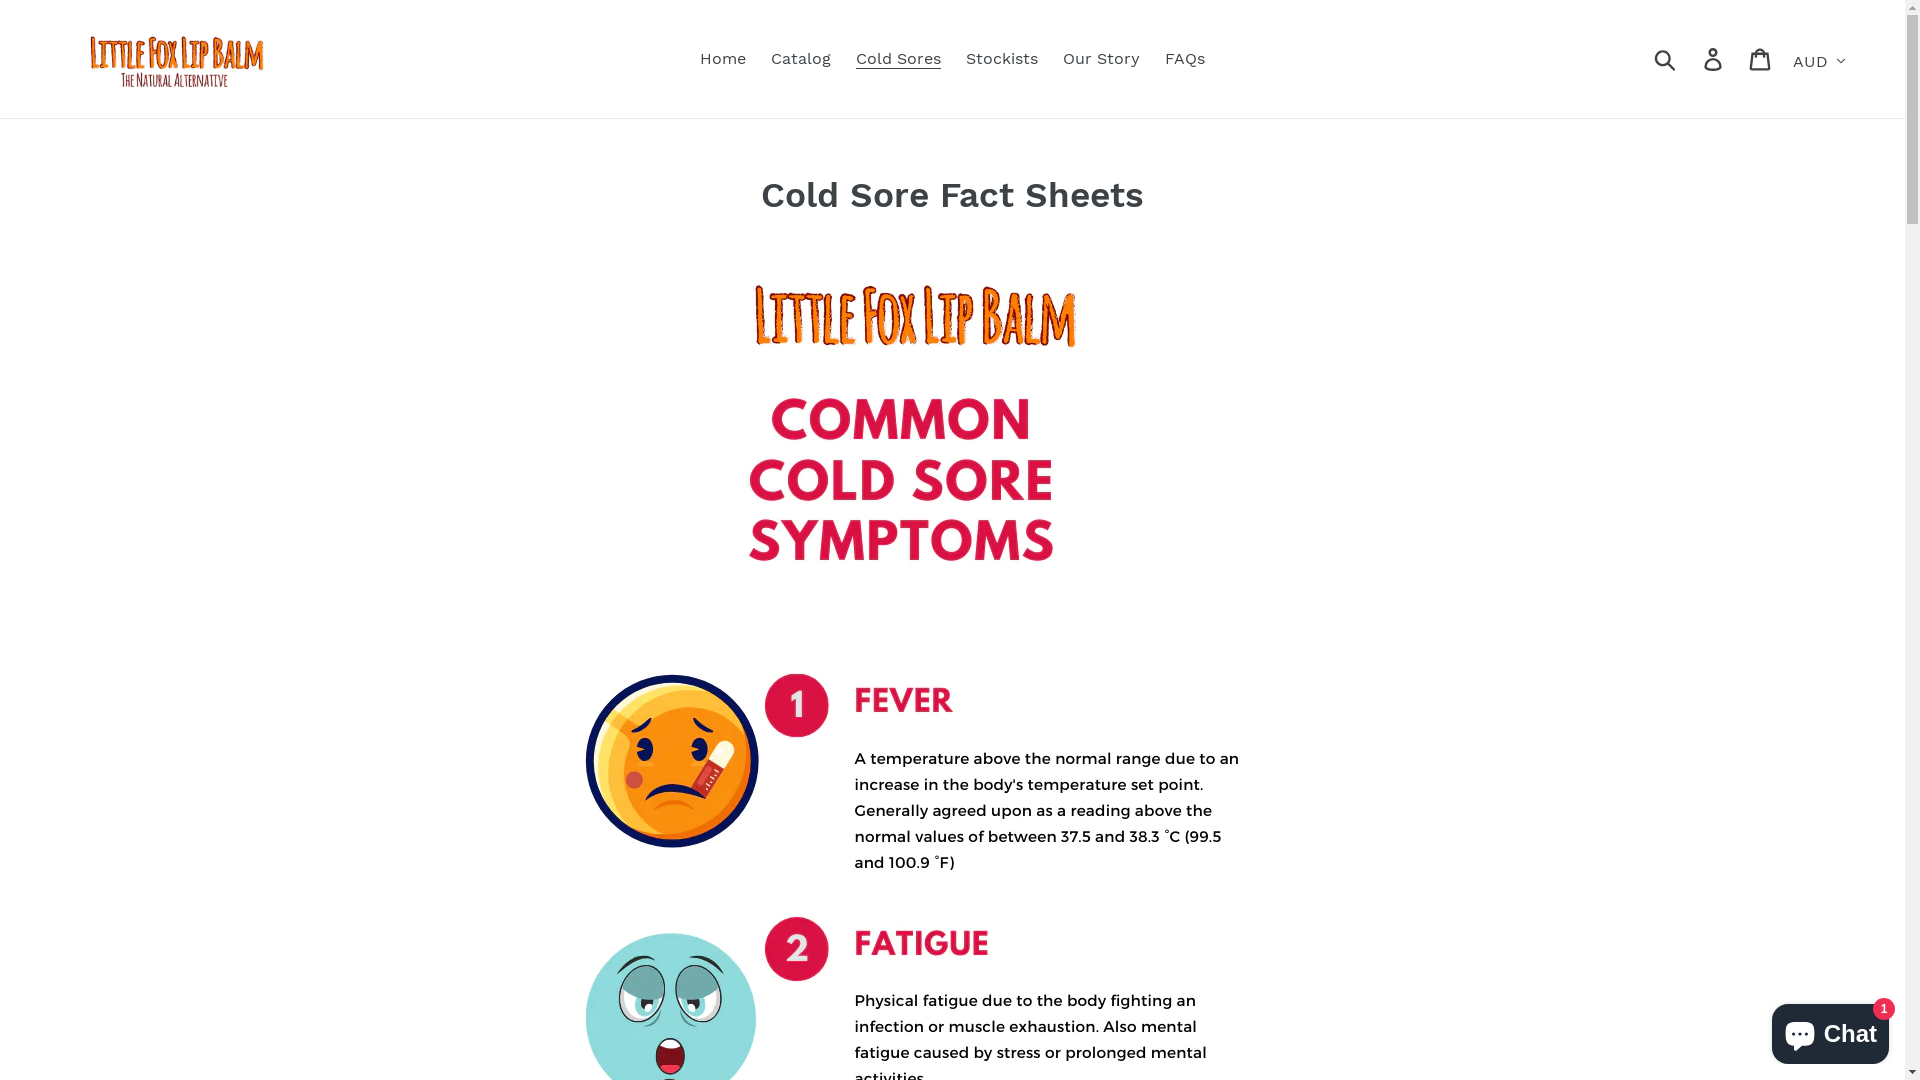 This screenshot has width=1920, height=1080. I want to click on 'Cold Sores', so click(845, 57).